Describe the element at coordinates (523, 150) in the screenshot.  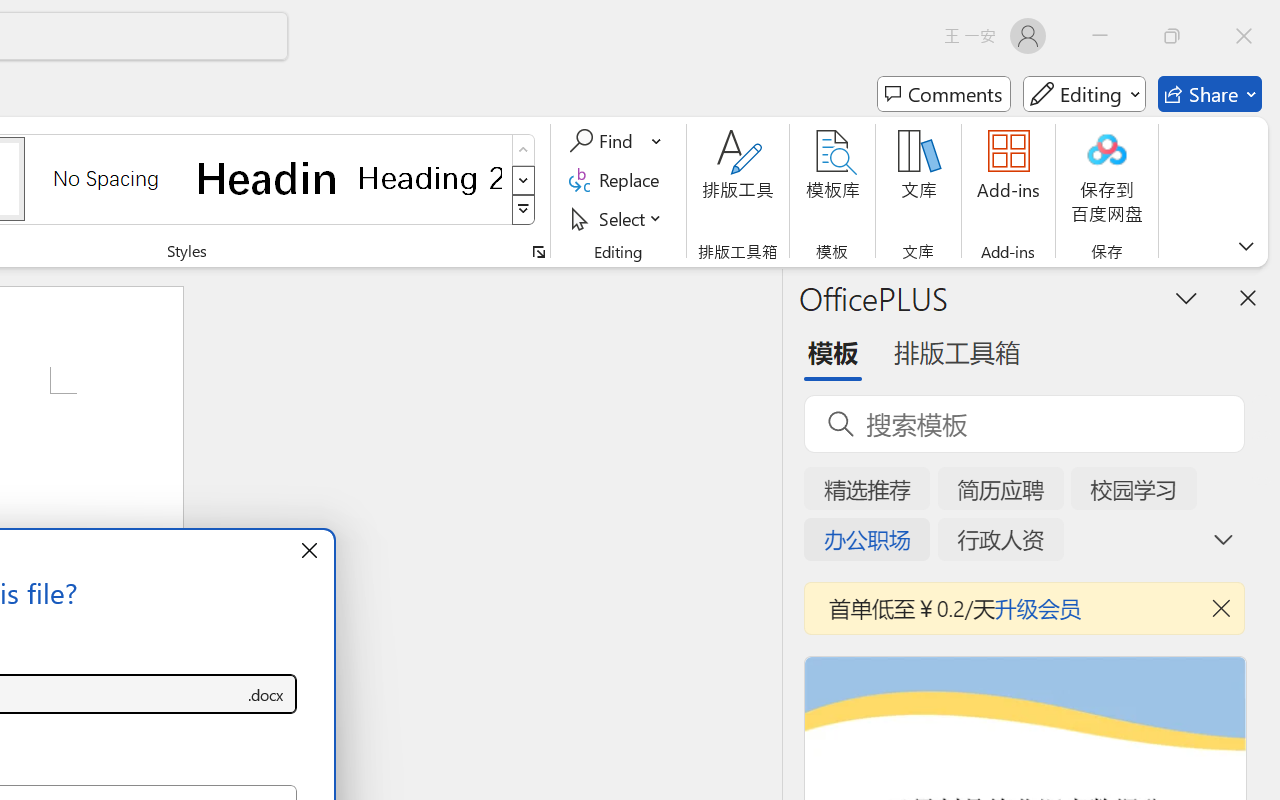
I see `'Row up'` at that location.